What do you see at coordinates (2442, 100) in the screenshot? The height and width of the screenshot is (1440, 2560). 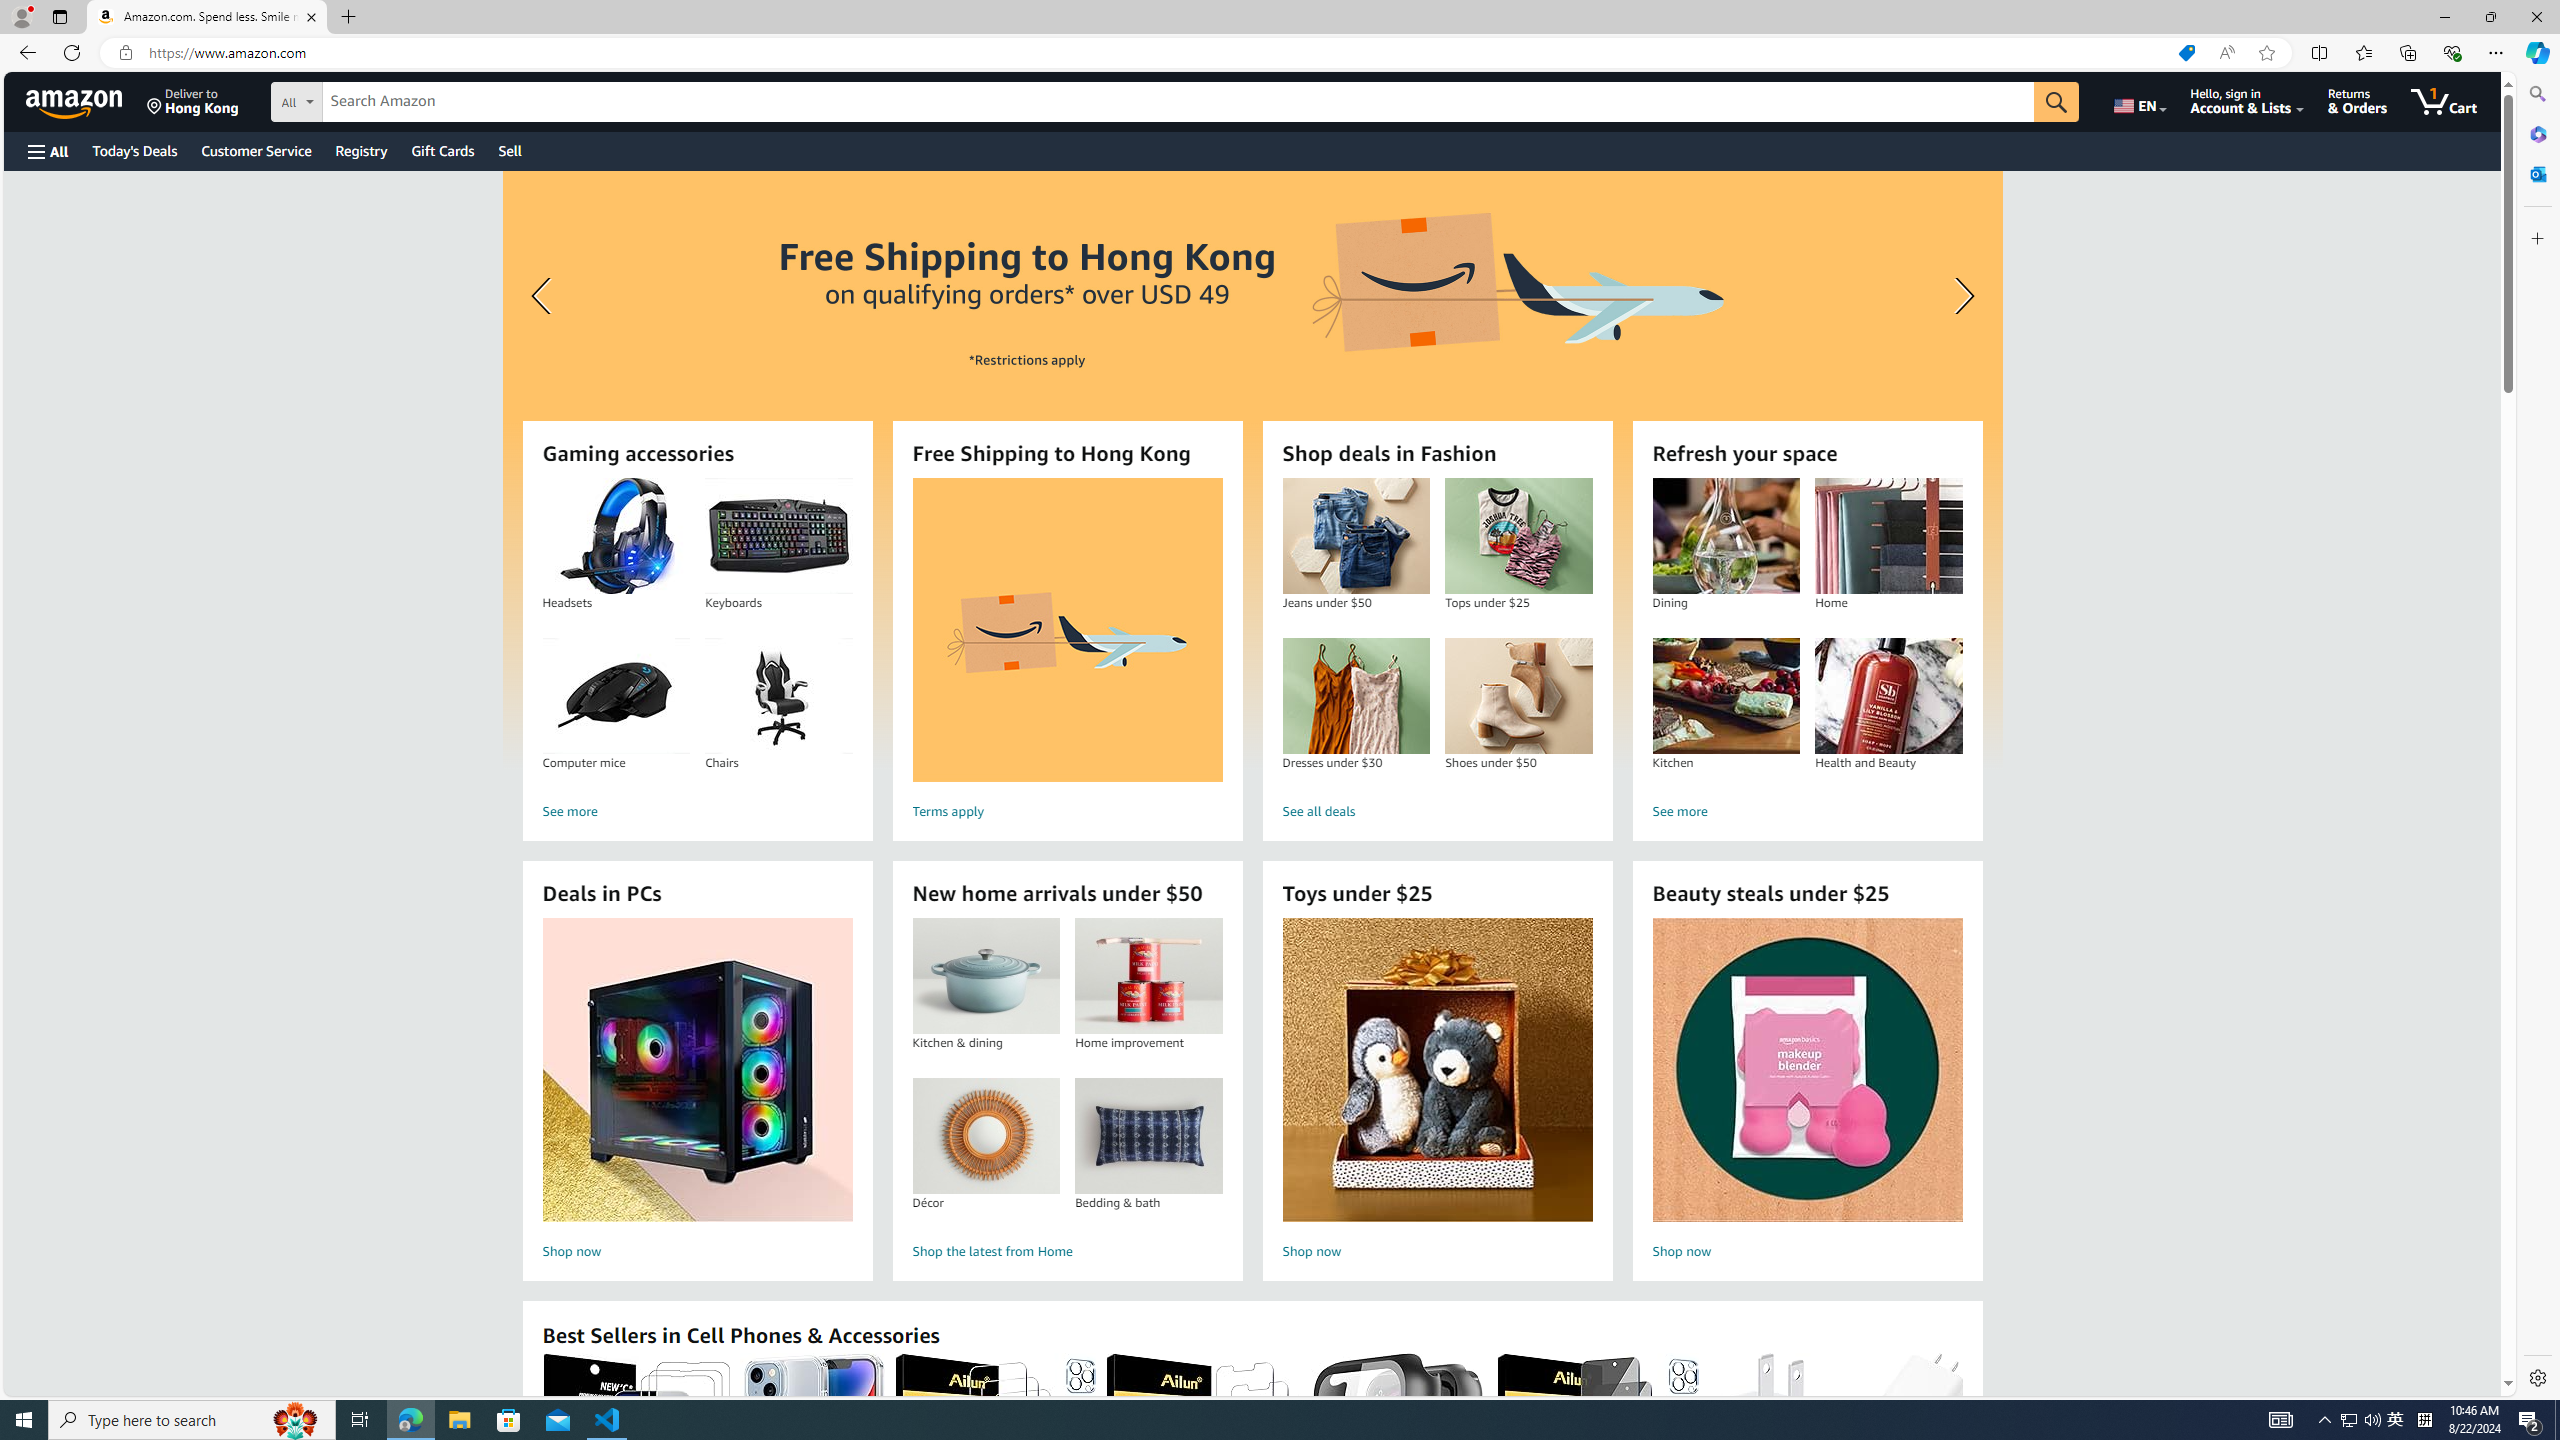 I see `'1 item in cart'` at bounding box center [2442, 100].